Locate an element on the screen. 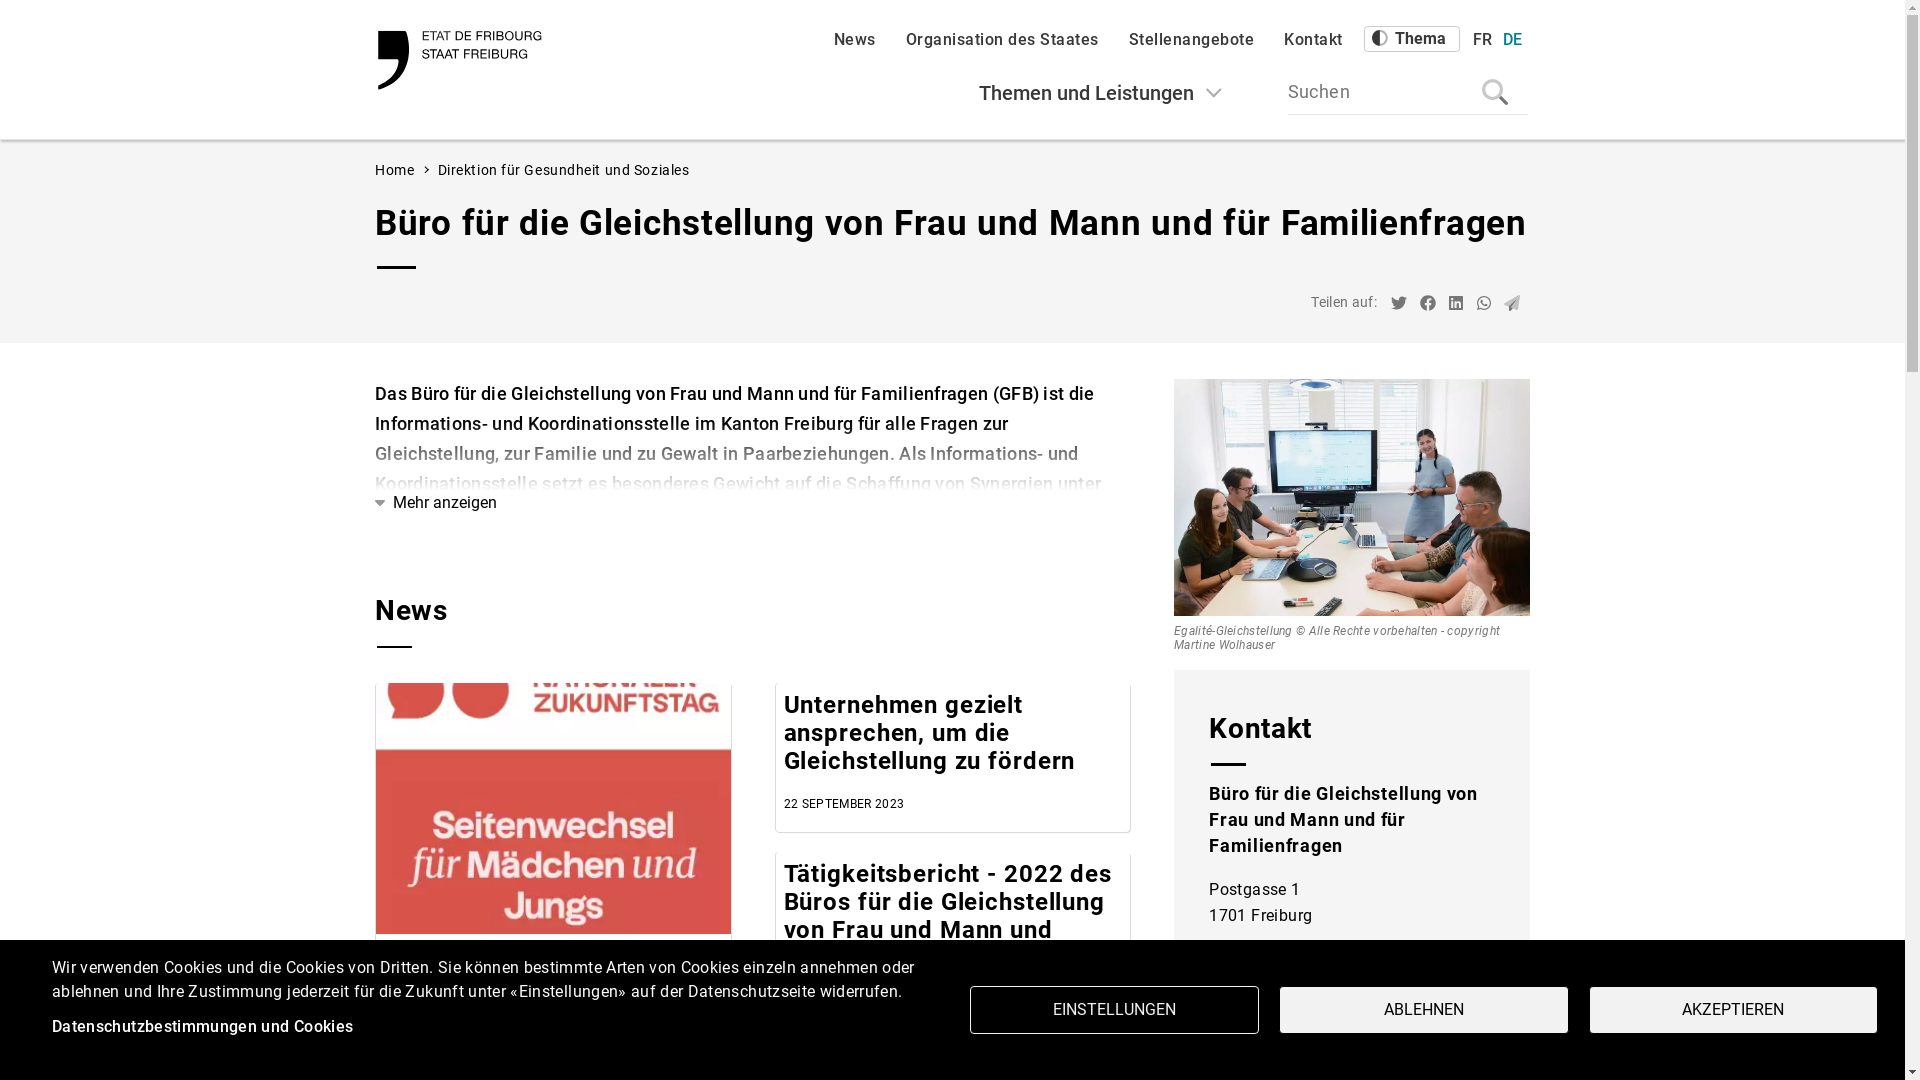 This screenshot has width=1920, height=1080. 'Teilen auf E-Mail' is located at coordinates (1503, 304).